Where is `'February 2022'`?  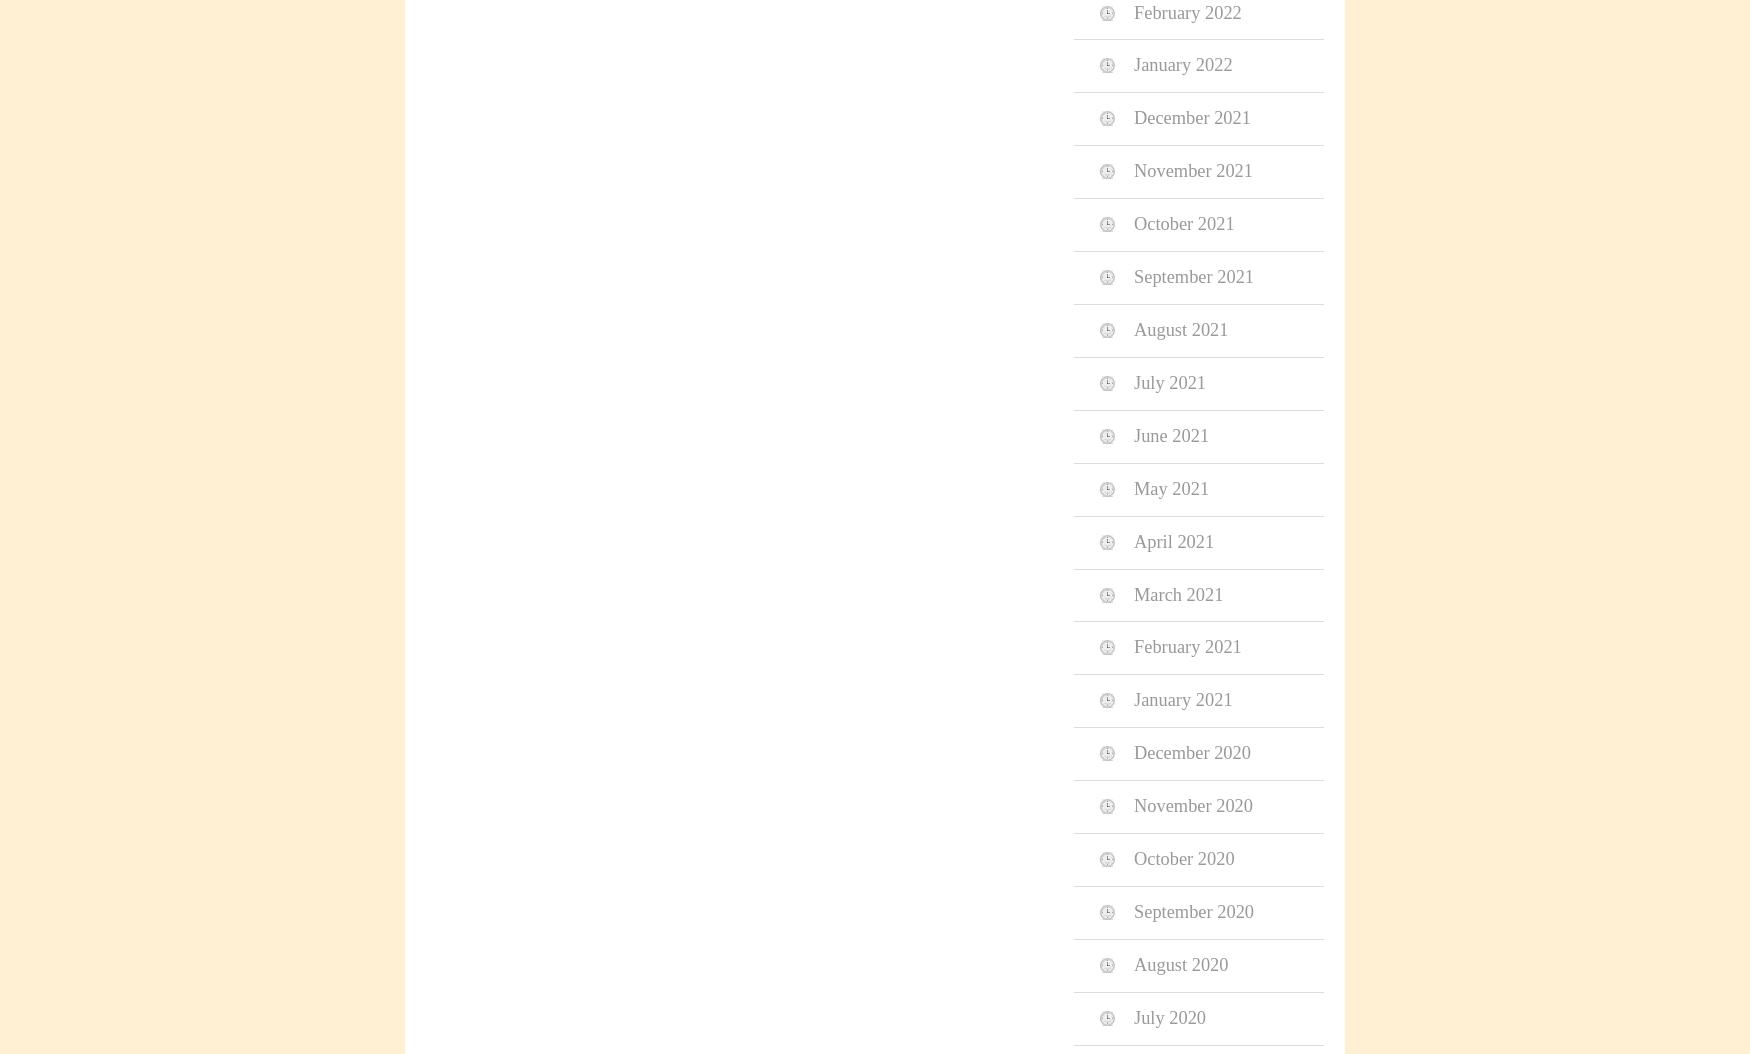
'February 2022' is located at coordinates (1186, 12).